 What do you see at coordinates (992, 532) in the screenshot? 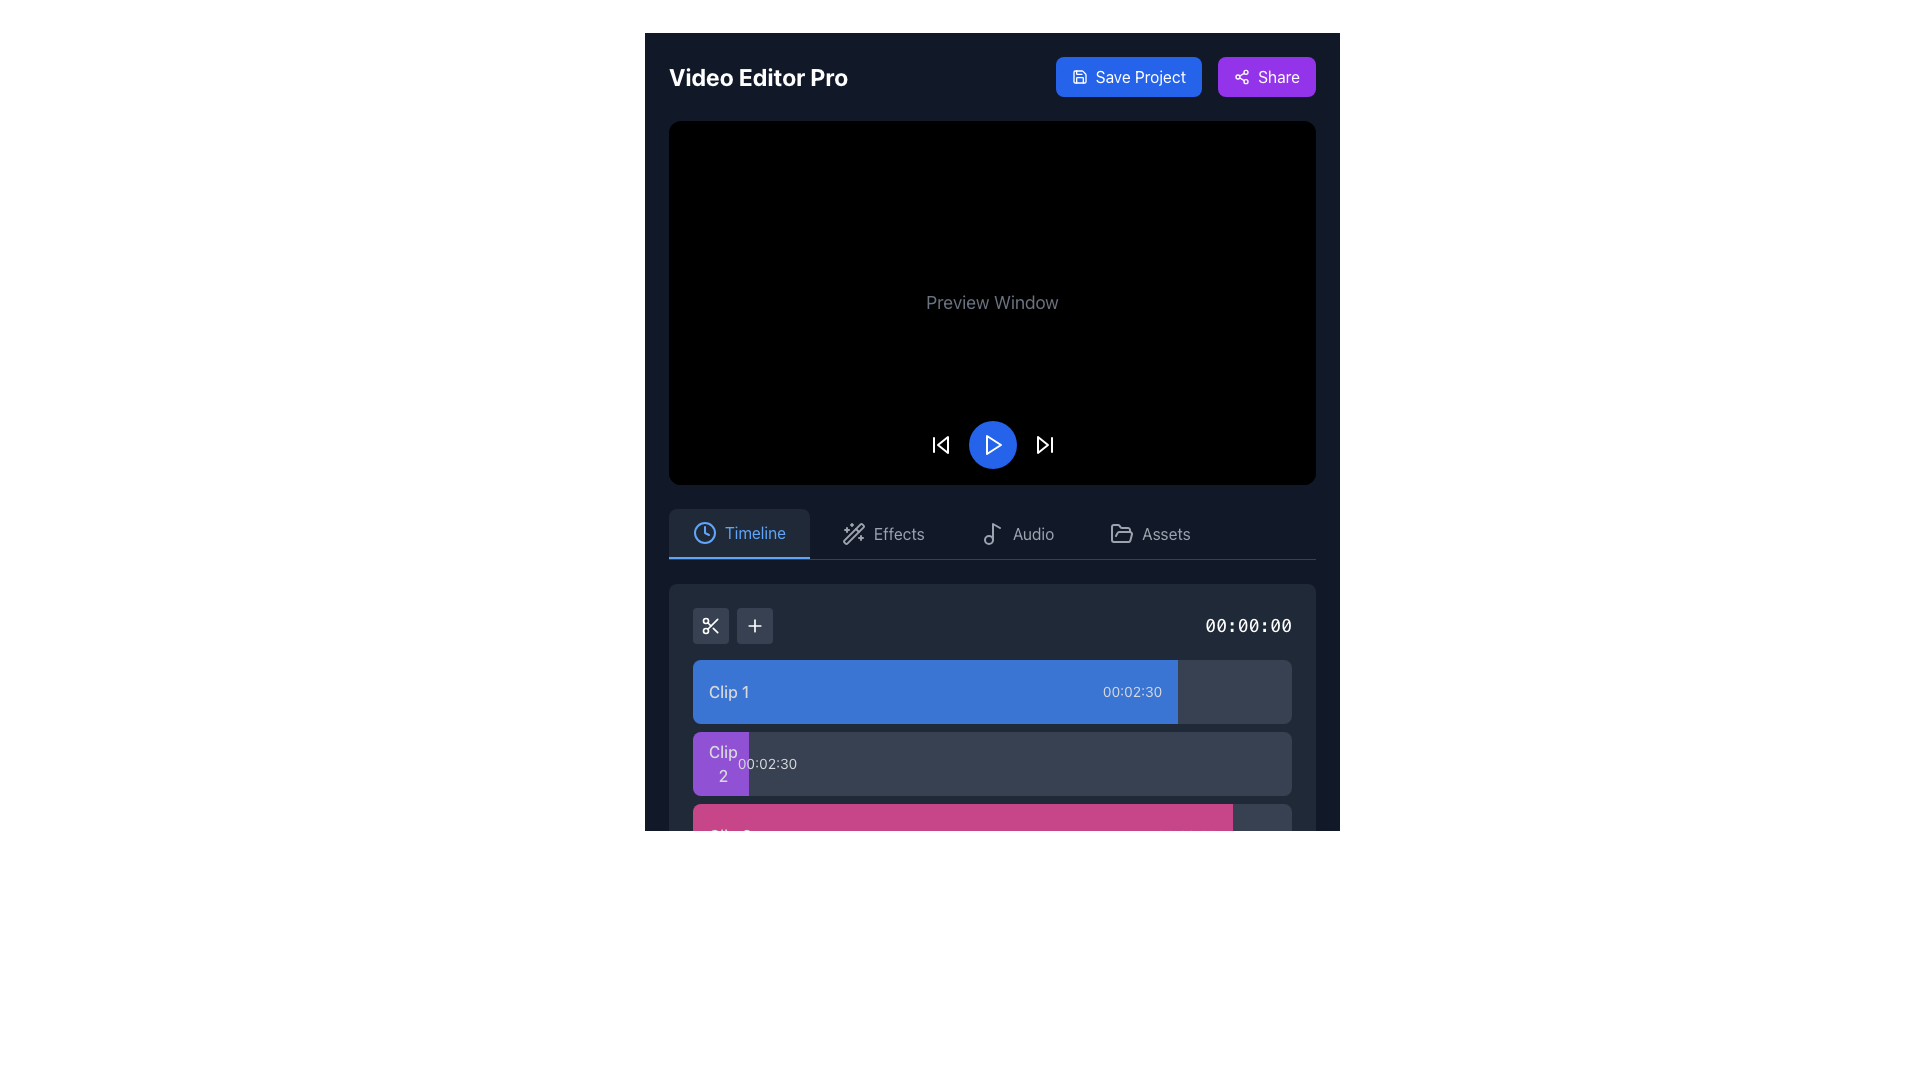
I see `the music note icon` at bounding box center [992, 532].